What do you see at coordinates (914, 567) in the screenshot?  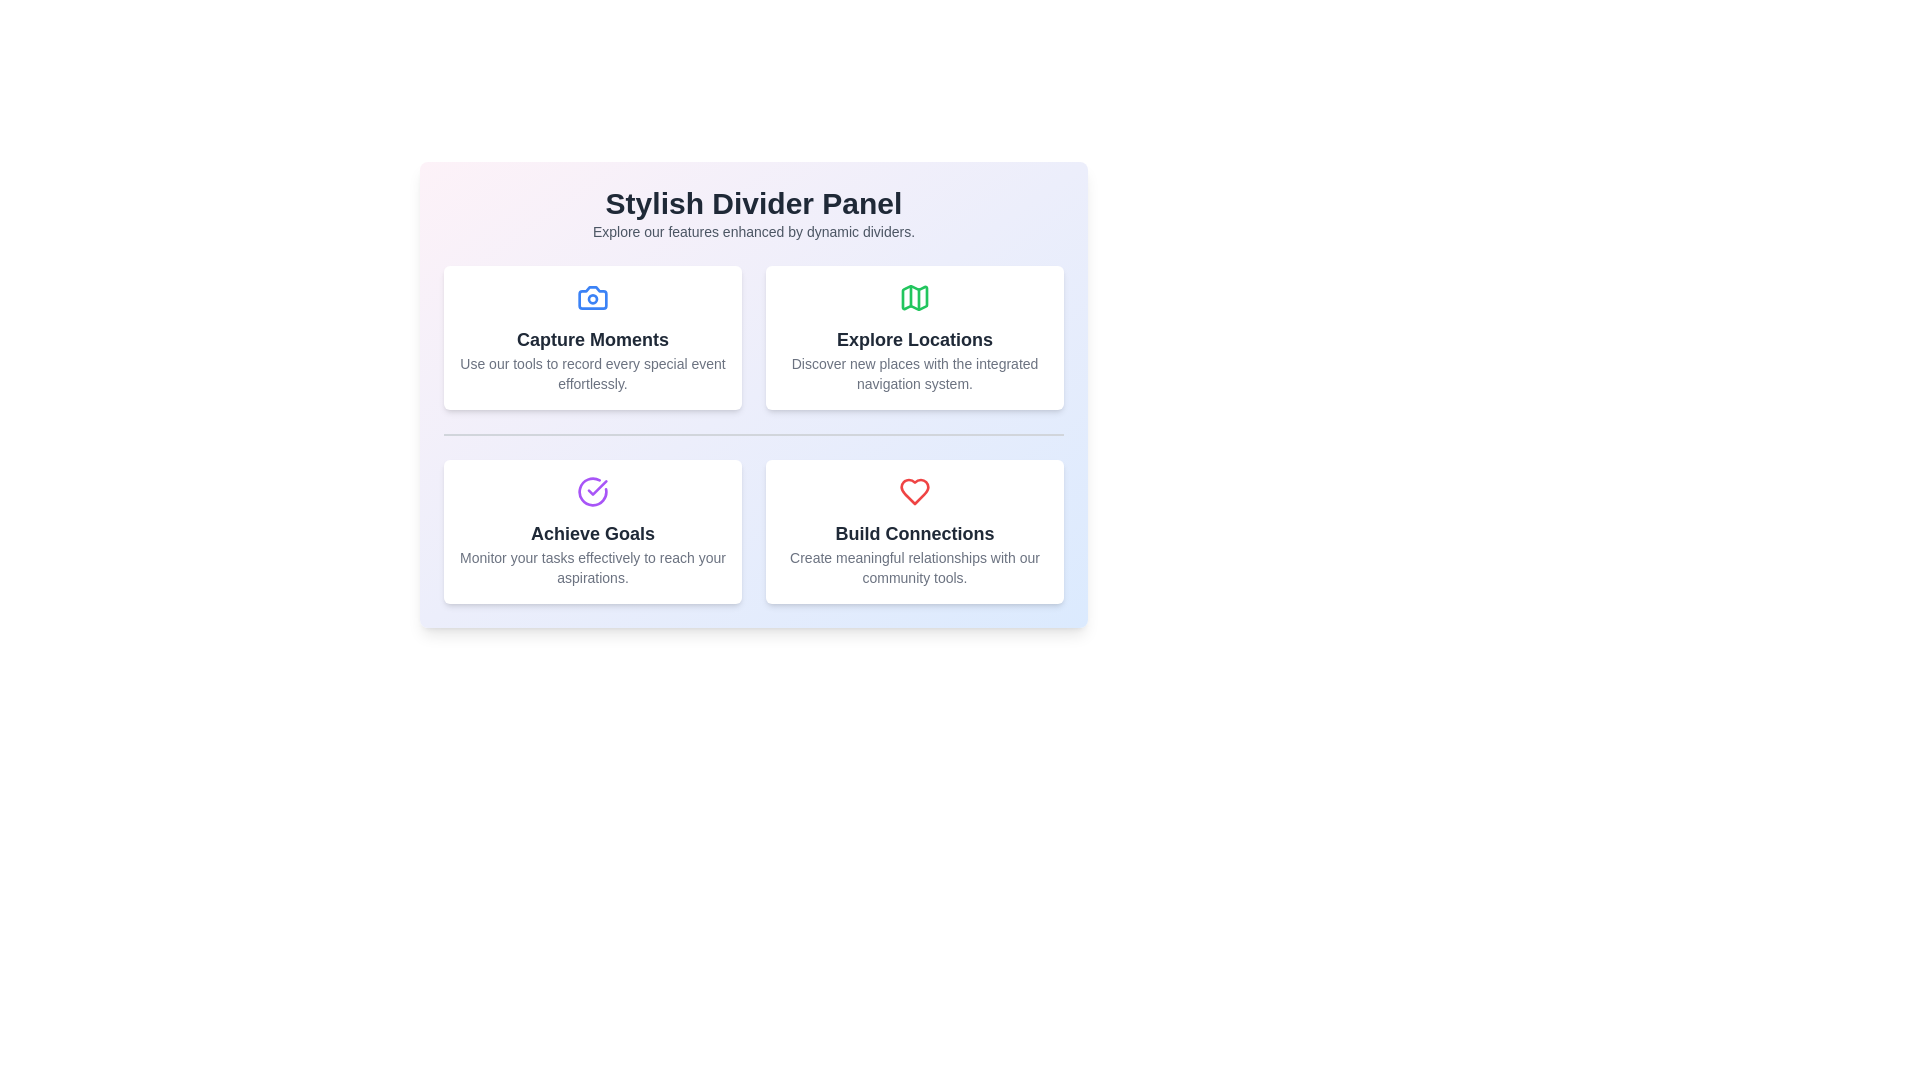 I see `text label that says 'Create meaningful relationships with our community tools.' located at the bottom of the 'Build Connections' card in the bottom-right corner of the main layout grid` at bounding box center [914, 567].